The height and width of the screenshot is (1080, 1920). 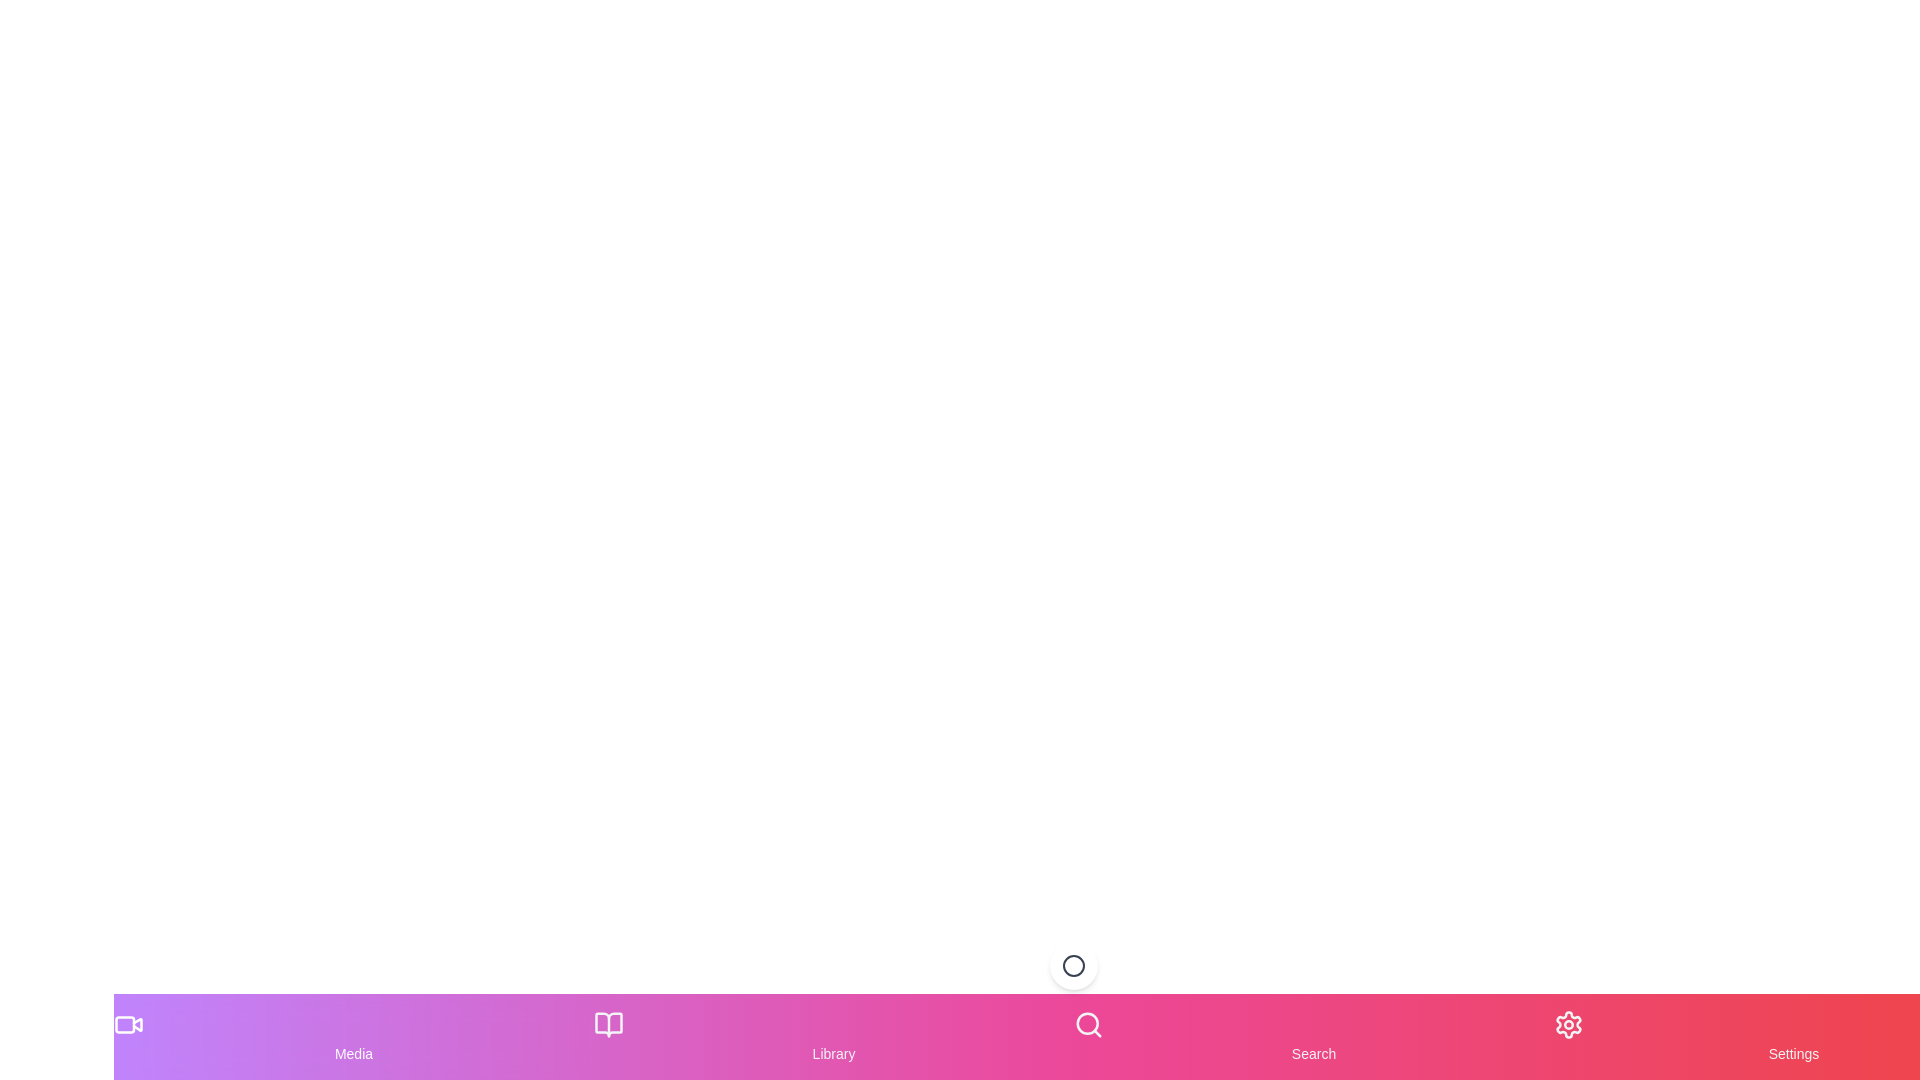 I want to click on the Library item in the navigation bar, so click(x=834, y=1036).